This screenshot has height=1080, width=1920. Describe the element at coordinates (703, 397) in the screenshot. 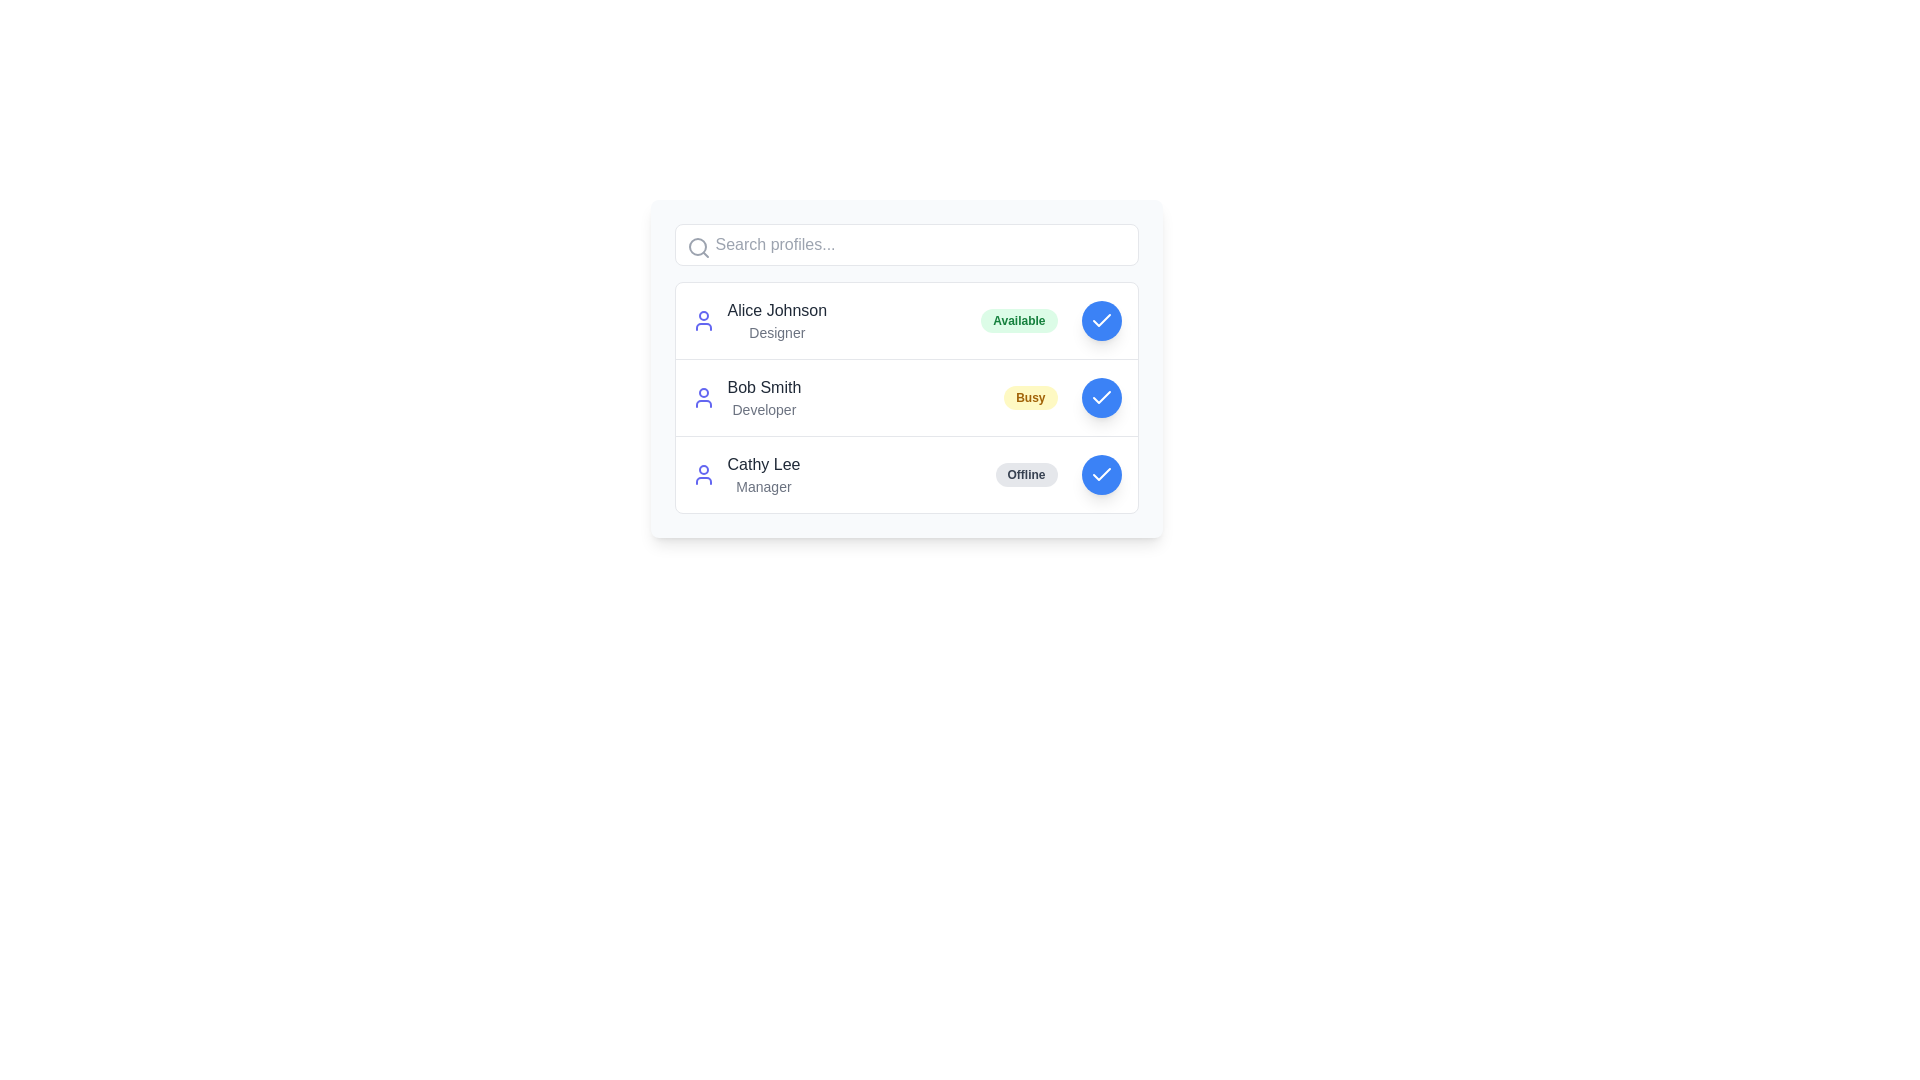

I see `the user icon representing Bob Smith, located in the second row of the profile list` at that location.